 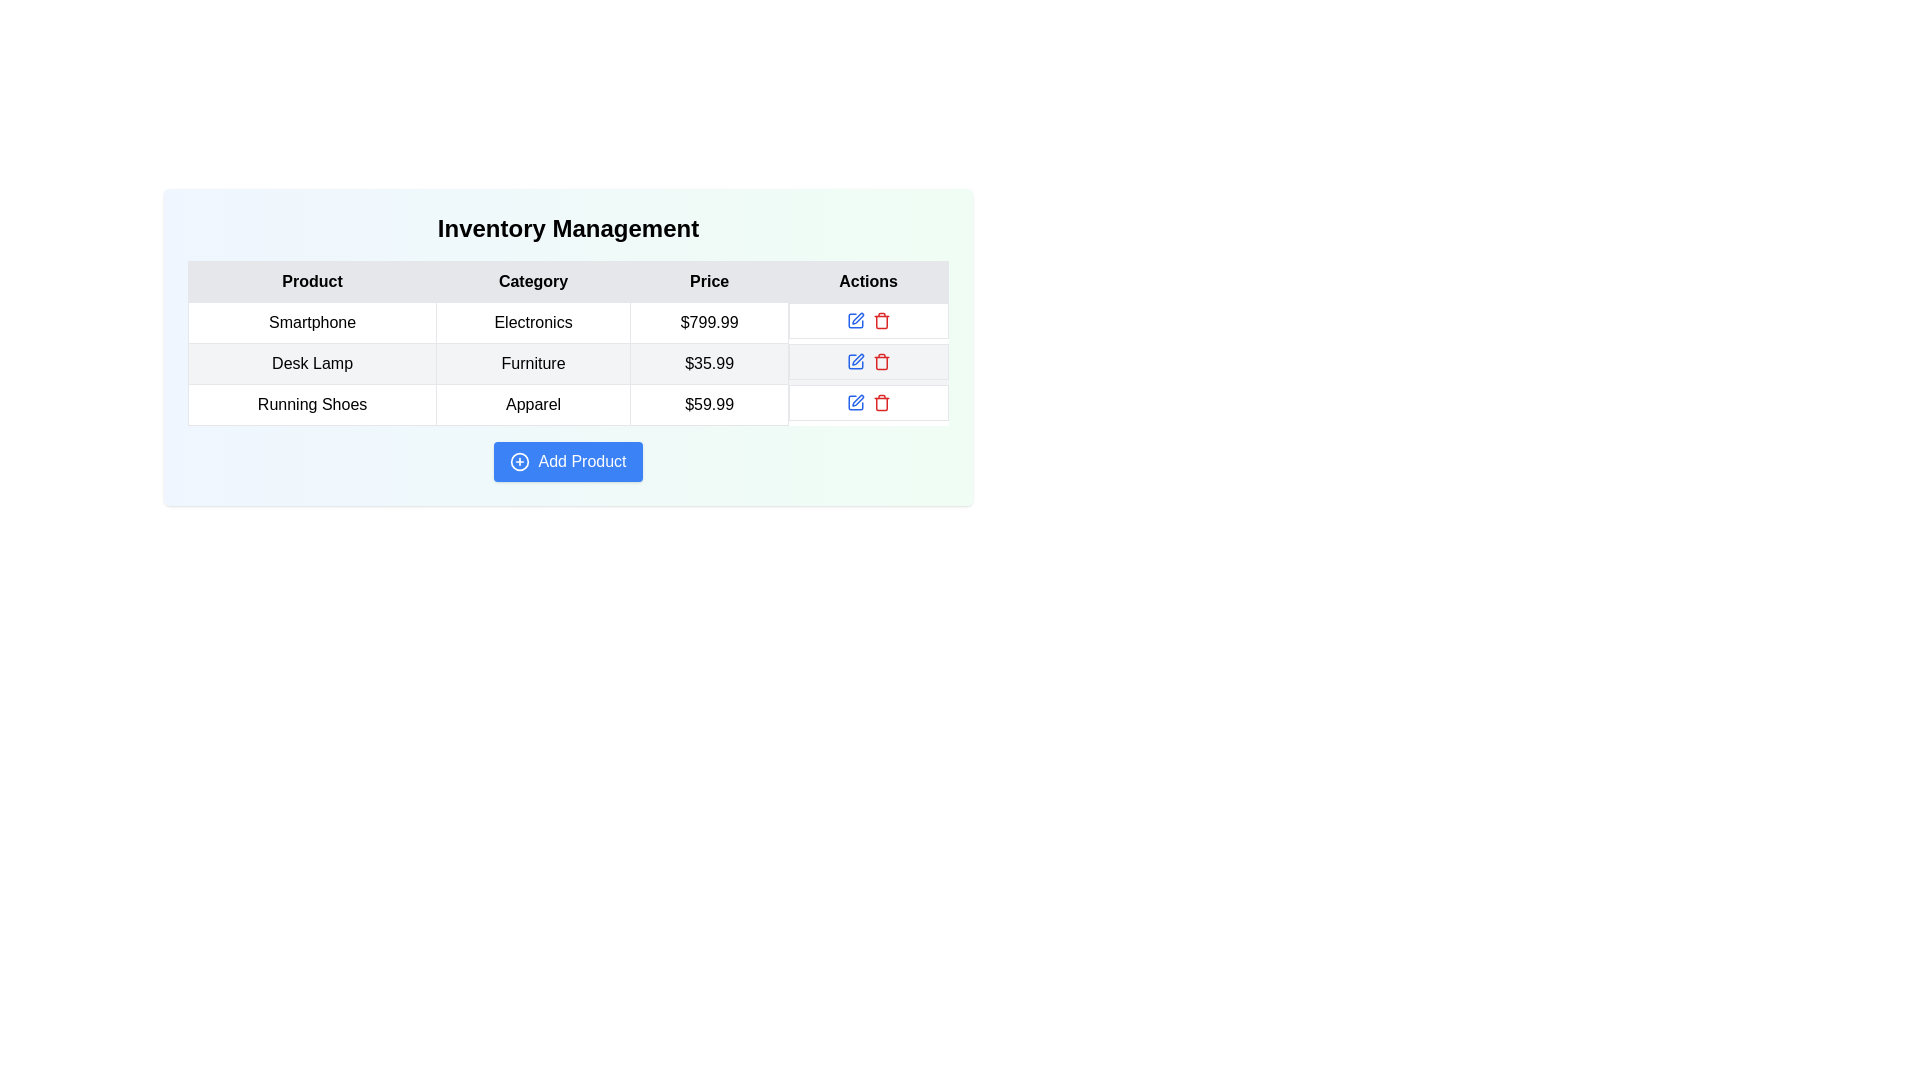 What do you see at coordinates (880, 361) in the screenshot?
I see `the delete icon-based button located in the 'Actions' column of the second row in the table` at bounding box center [880, 361].